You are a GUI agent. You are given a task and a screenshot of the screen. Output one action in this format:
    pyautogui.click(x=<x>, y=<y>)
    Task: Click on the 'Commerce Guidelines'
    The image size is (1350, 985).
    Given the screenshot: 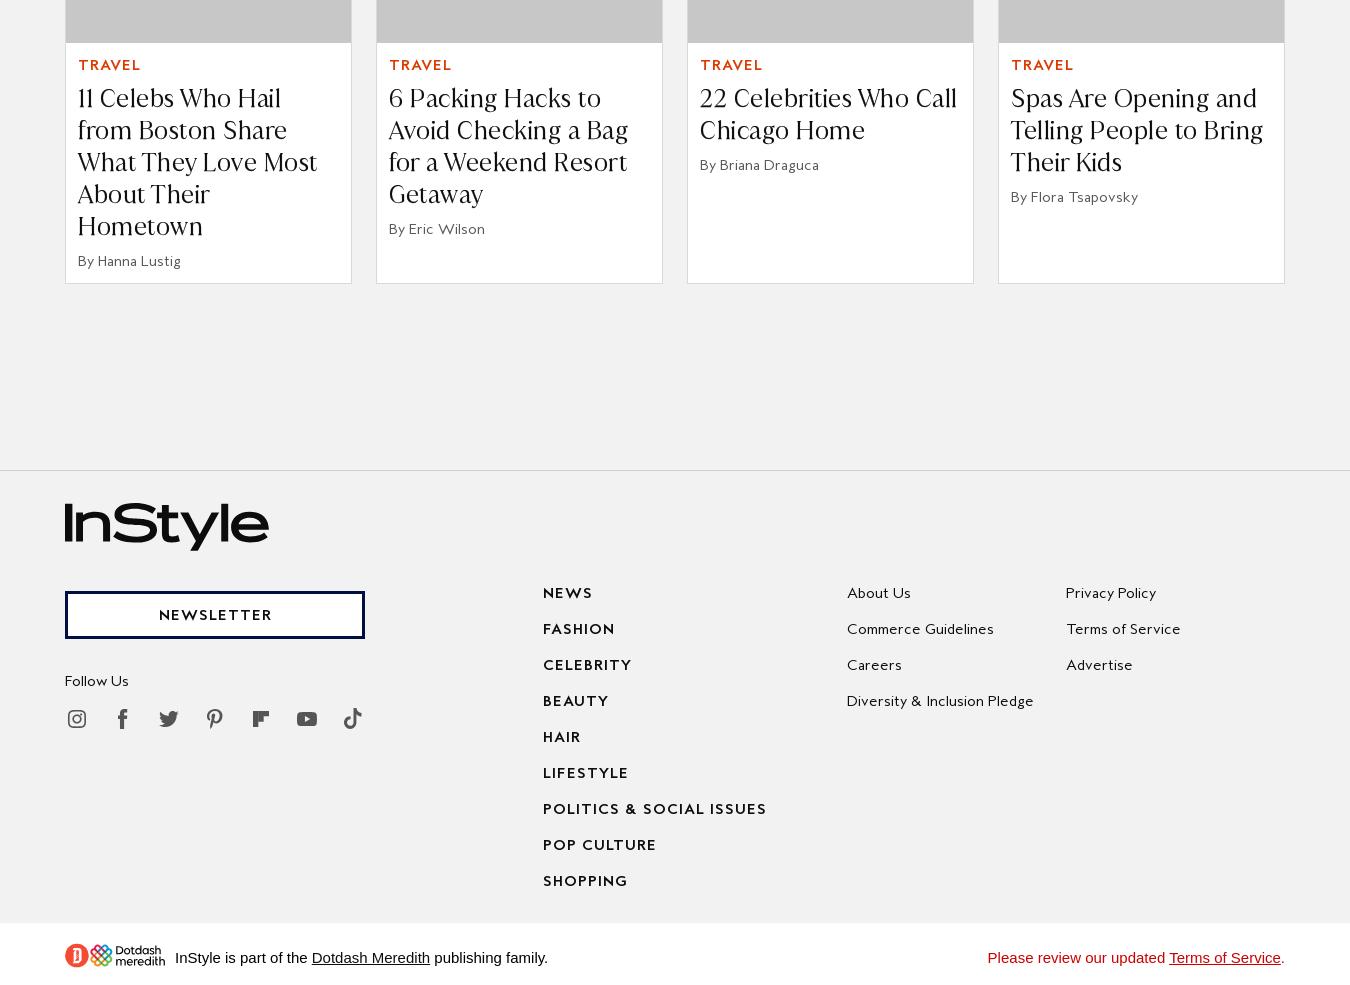 What is the action you would take?
    pyautogui.click(x=919, y=627)
    